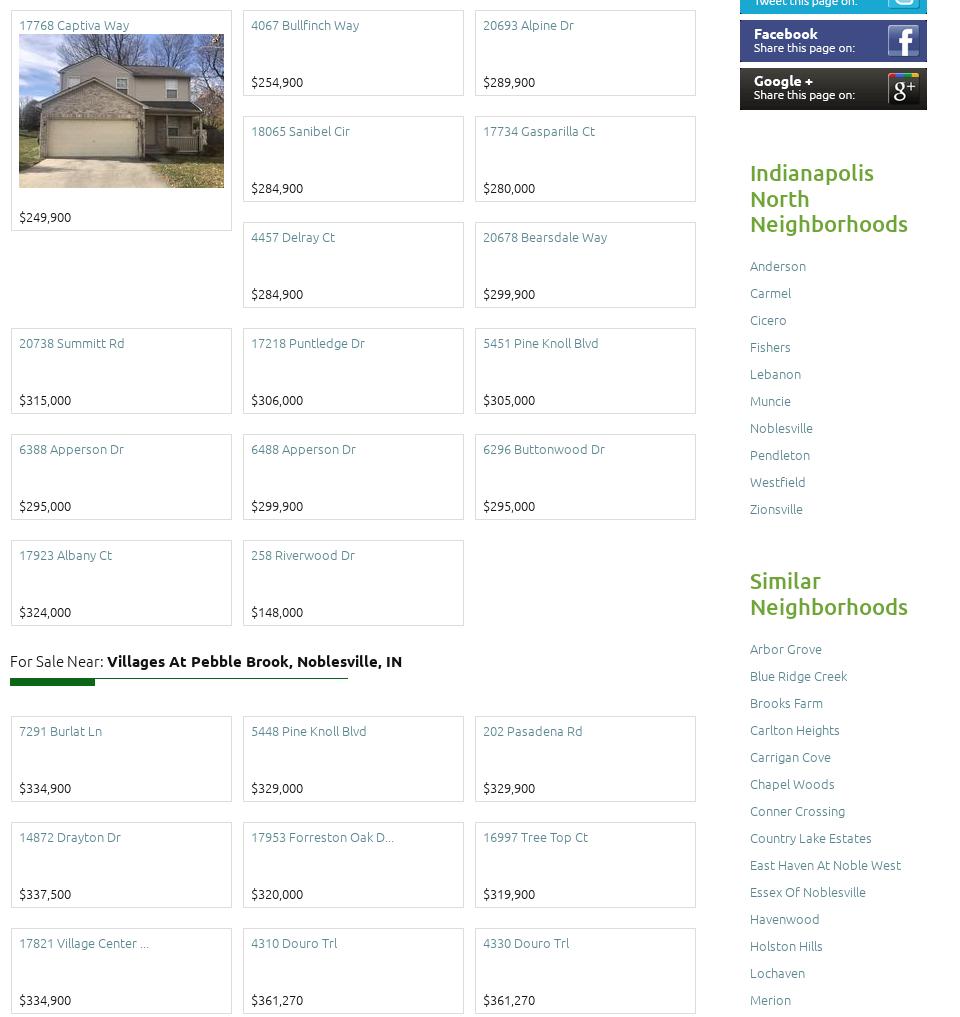 The image size is (960, 1017). What do you see at coordinates (786, 944) in the screenshot?
I see `'Holston Hills'` at bounding box center [786, 944].